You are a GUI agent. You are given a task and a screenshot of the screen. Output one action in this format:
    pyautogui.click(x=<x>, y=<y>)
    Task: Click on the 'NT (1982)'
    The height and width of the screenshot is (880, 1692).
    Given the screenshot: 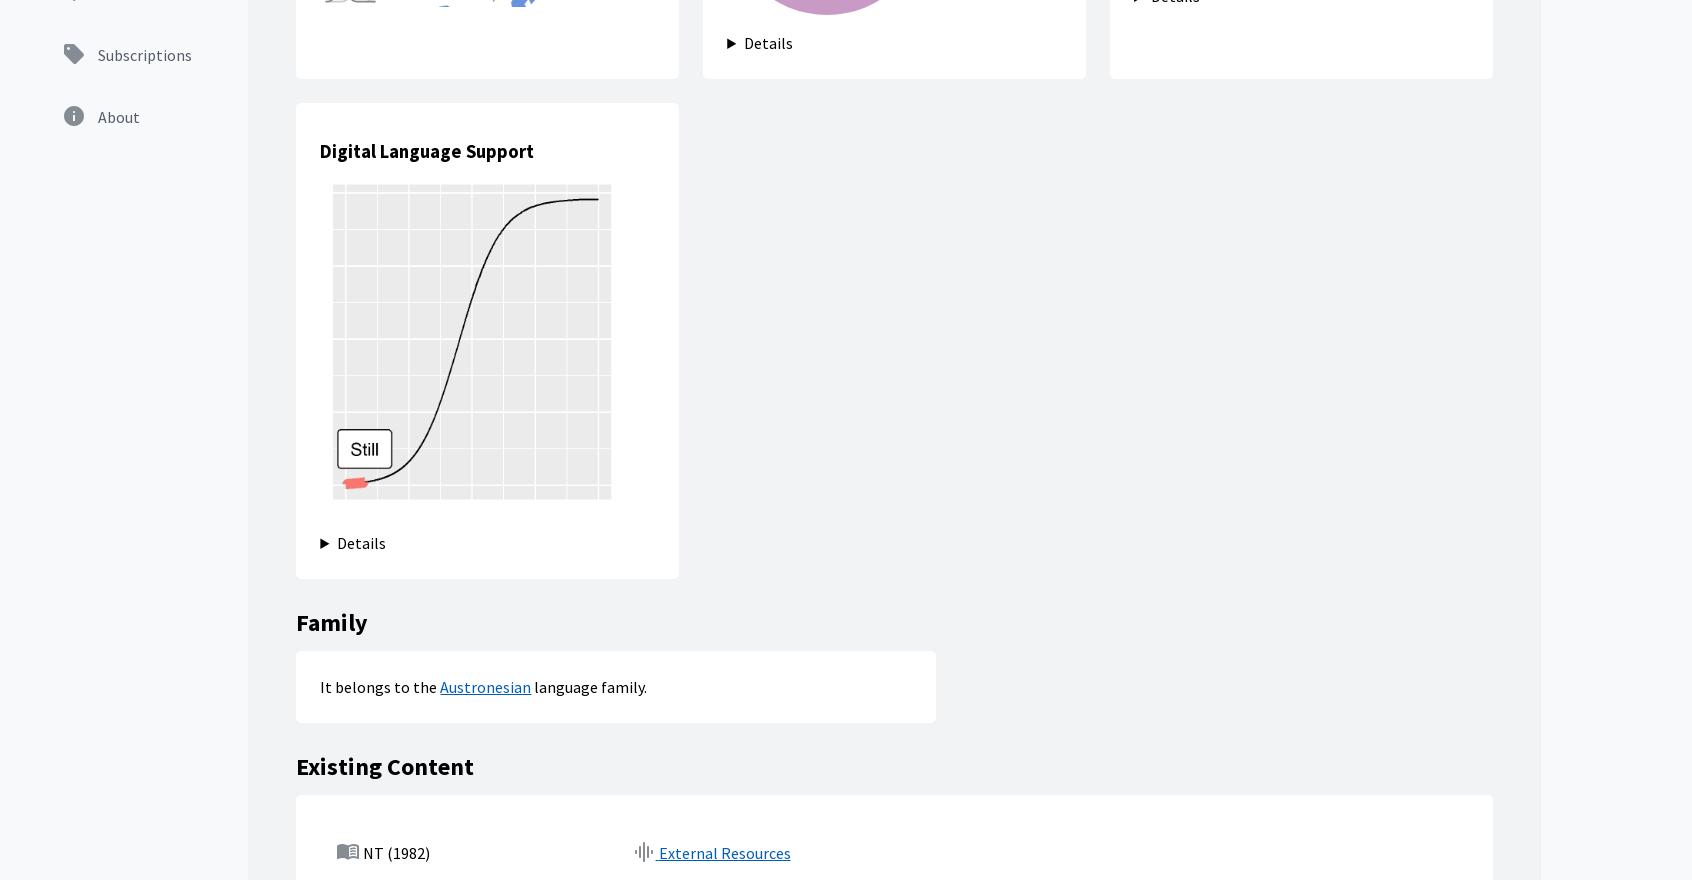 What is the action you would take?
    pyautogui.click(x=396, y=261)
    